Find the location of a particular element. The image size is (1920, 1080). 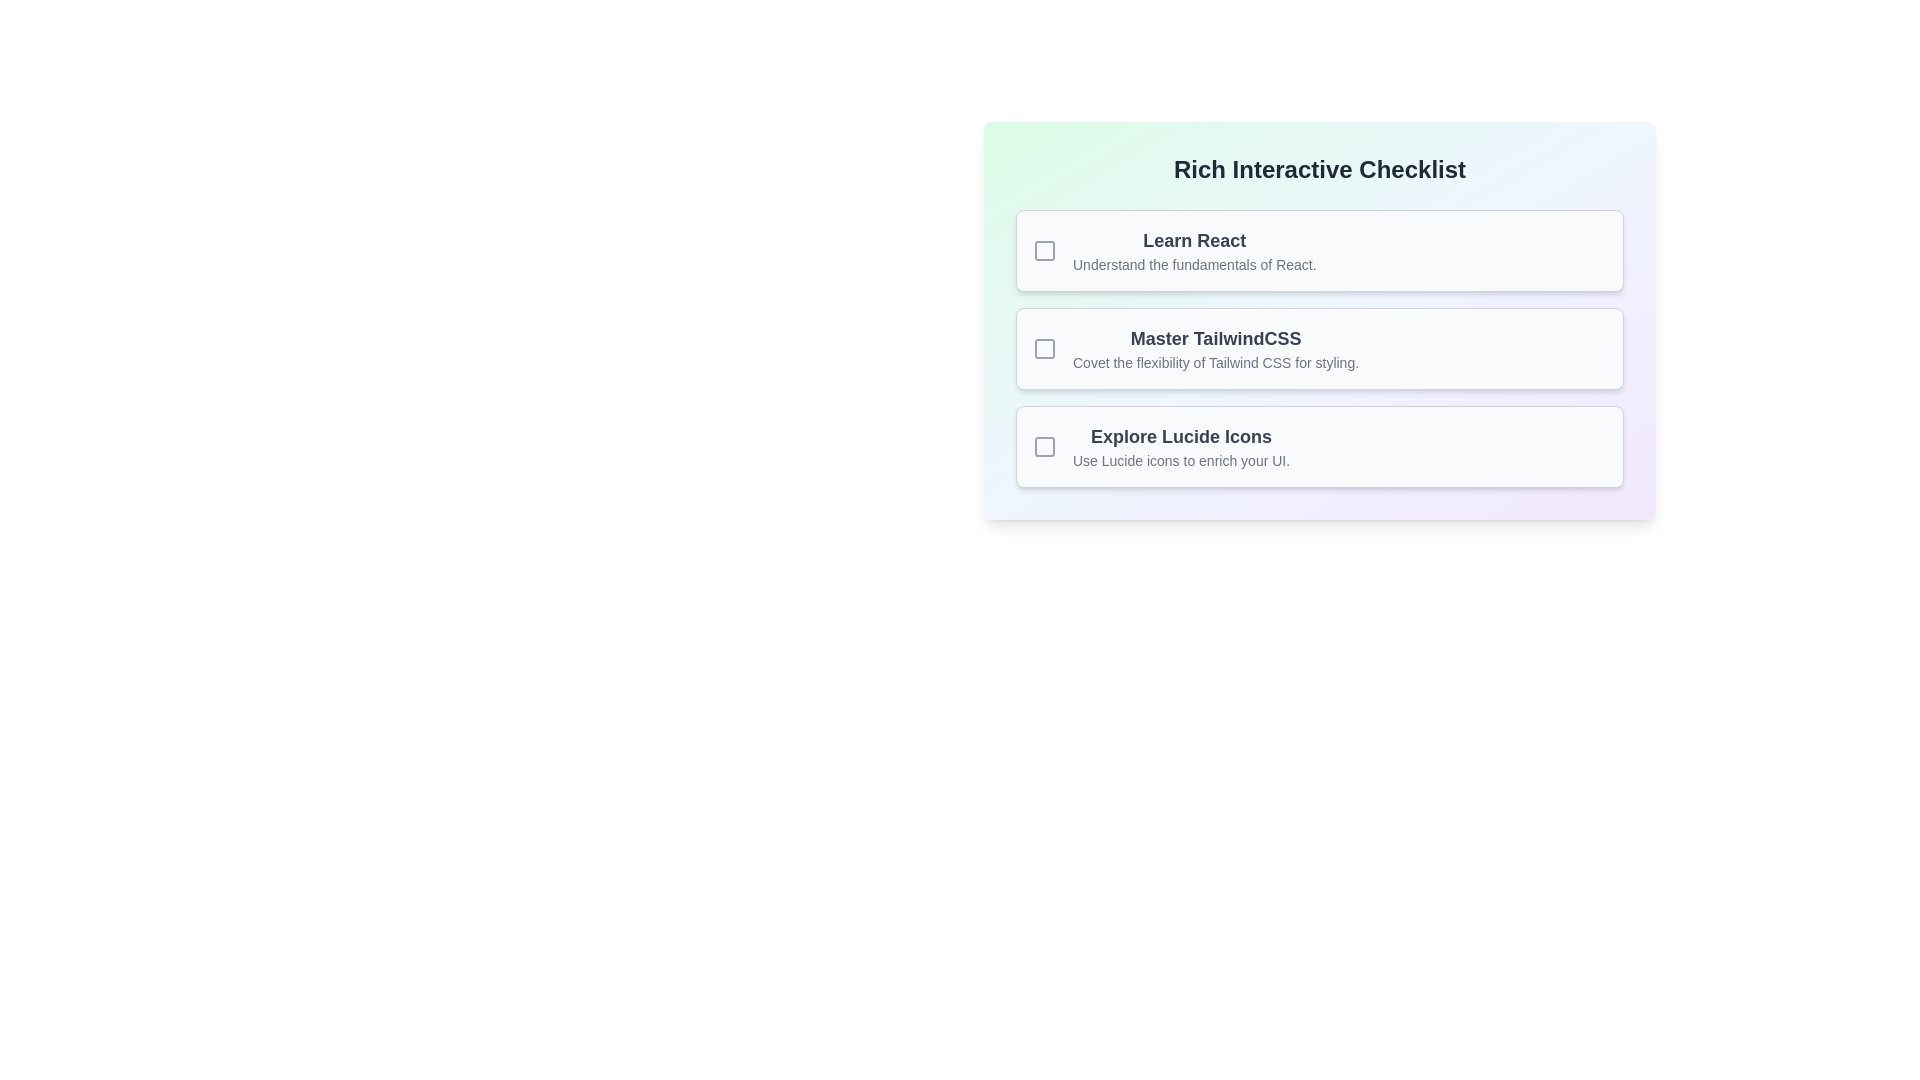

the third selectable checklist item or informational card labeled 'Explore Lucide Icons', which is positioned below 'Master TailwindCSS' in a vertically stacked list is located at coordinates (1320, 446).